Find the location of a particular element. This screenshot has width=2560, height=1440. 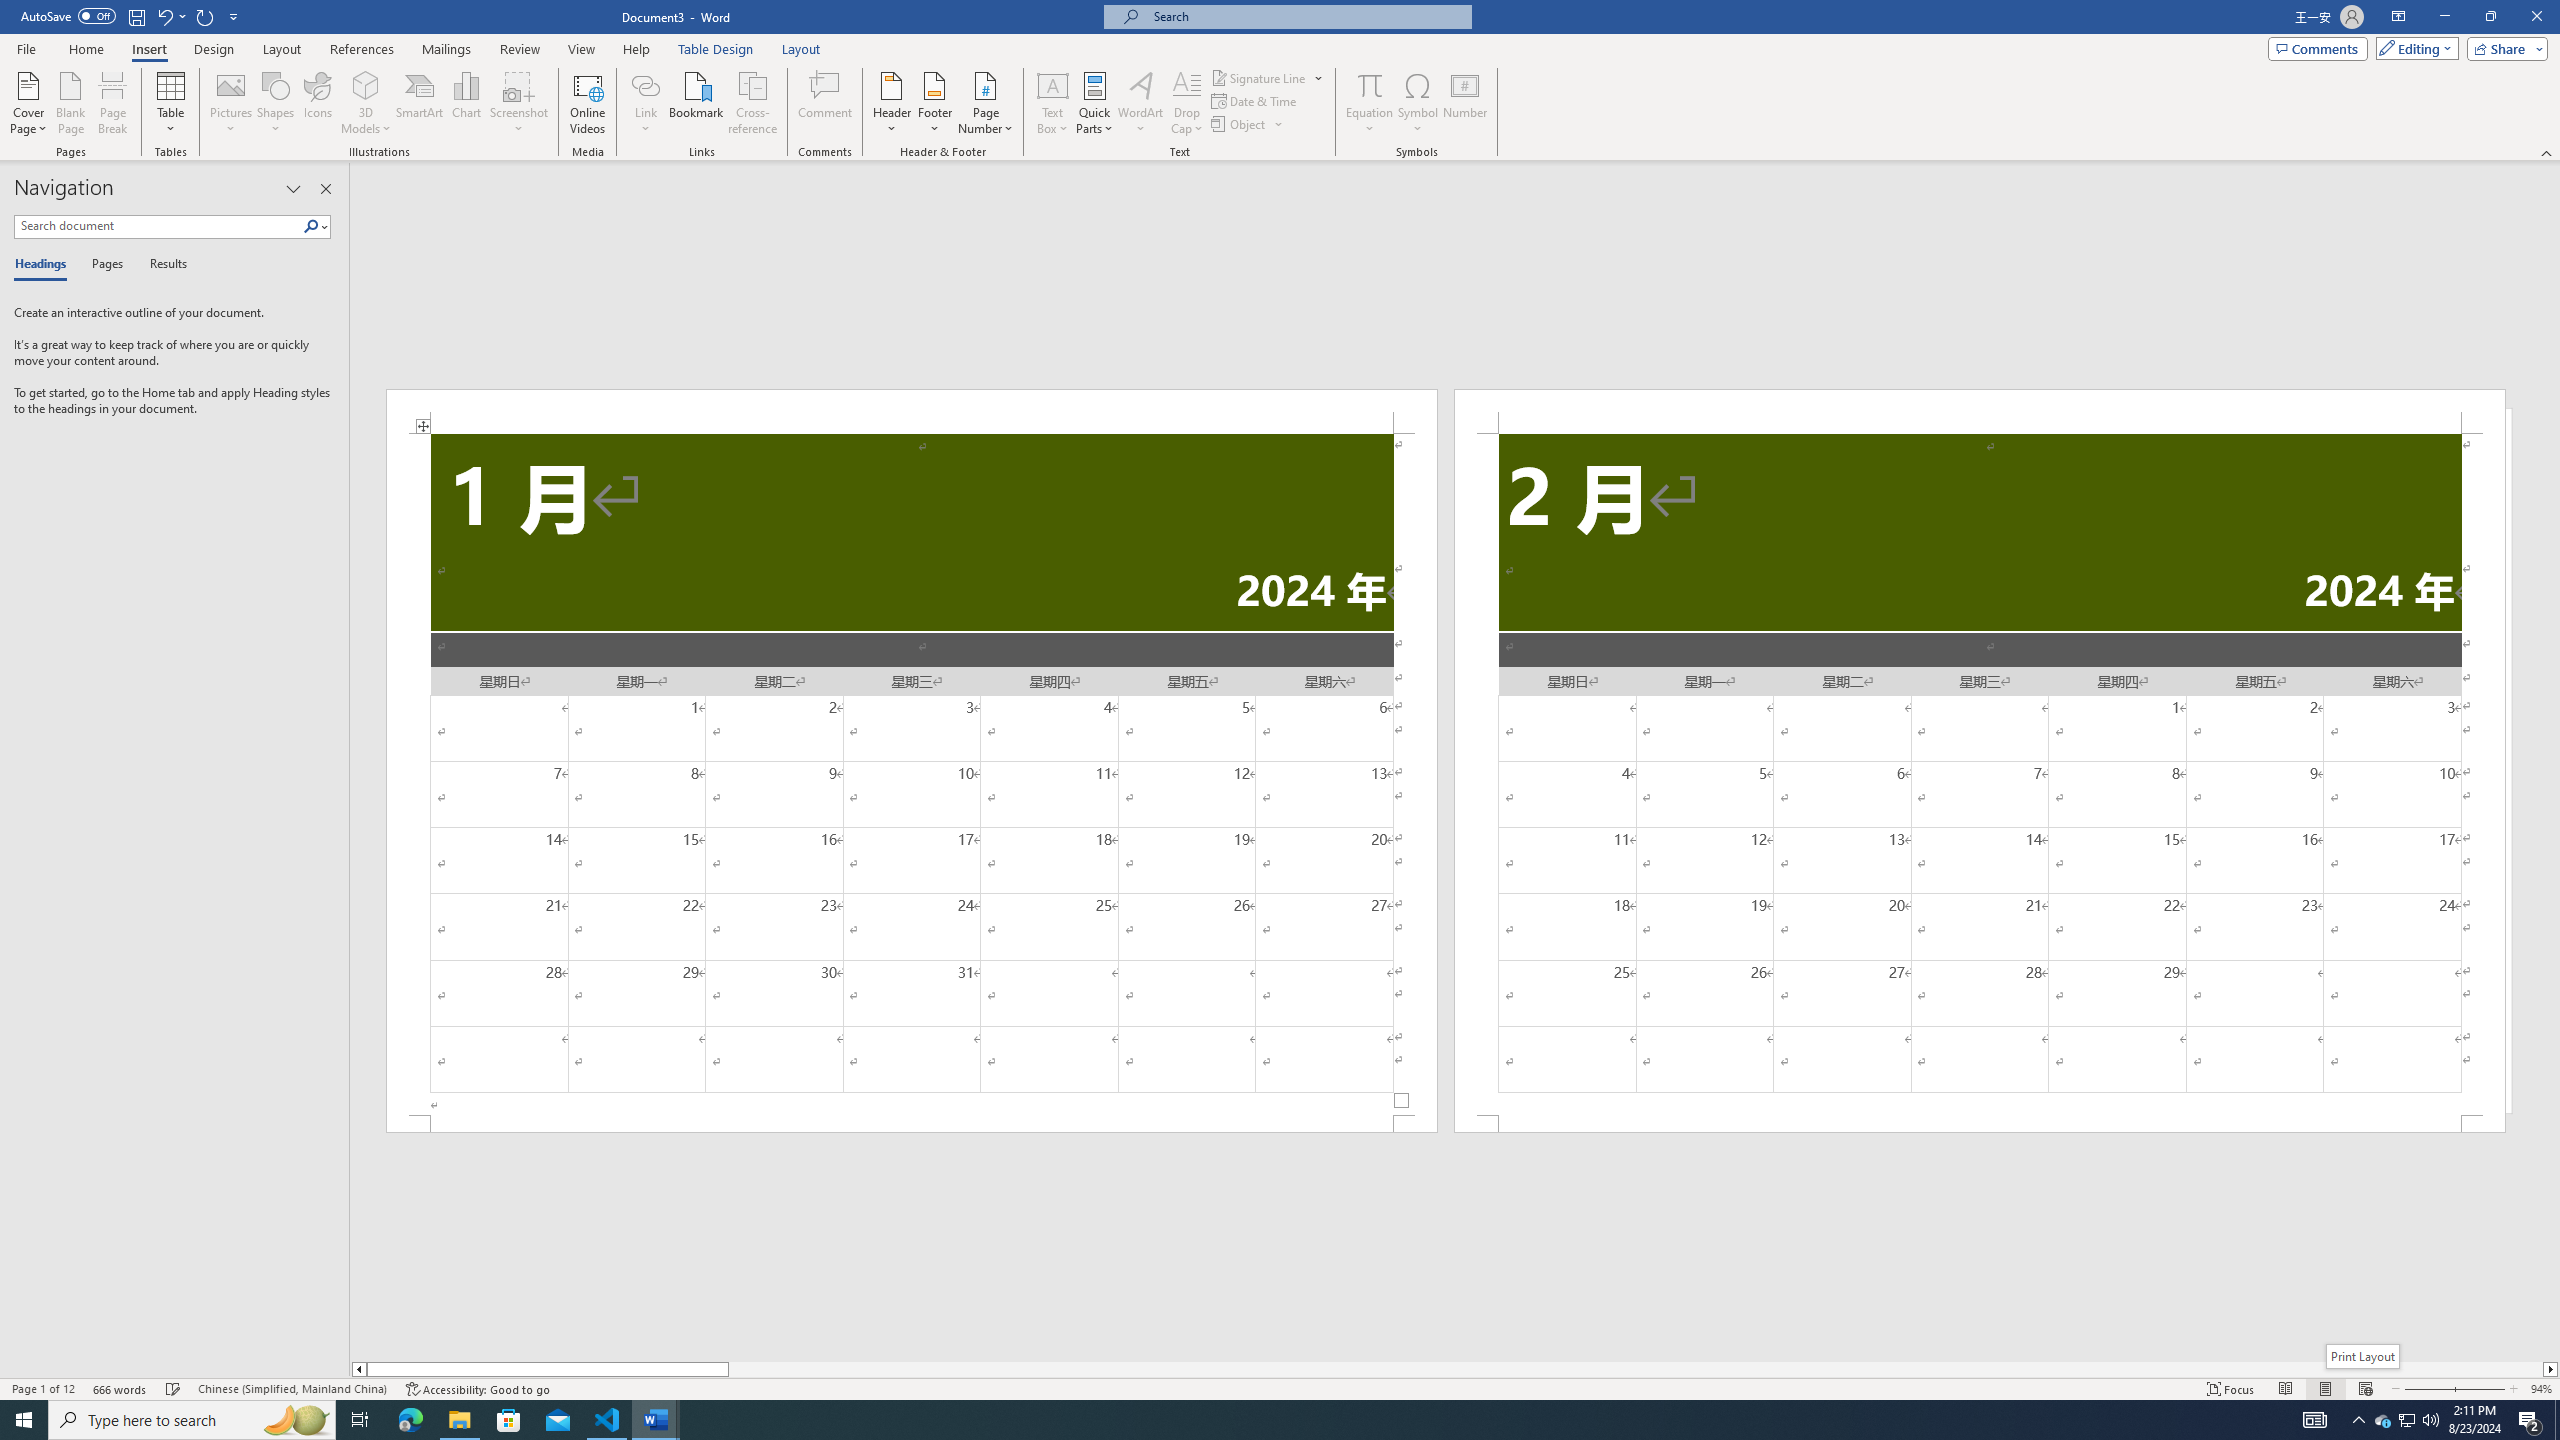

'Object...' is located at coordinates (1247, 122).